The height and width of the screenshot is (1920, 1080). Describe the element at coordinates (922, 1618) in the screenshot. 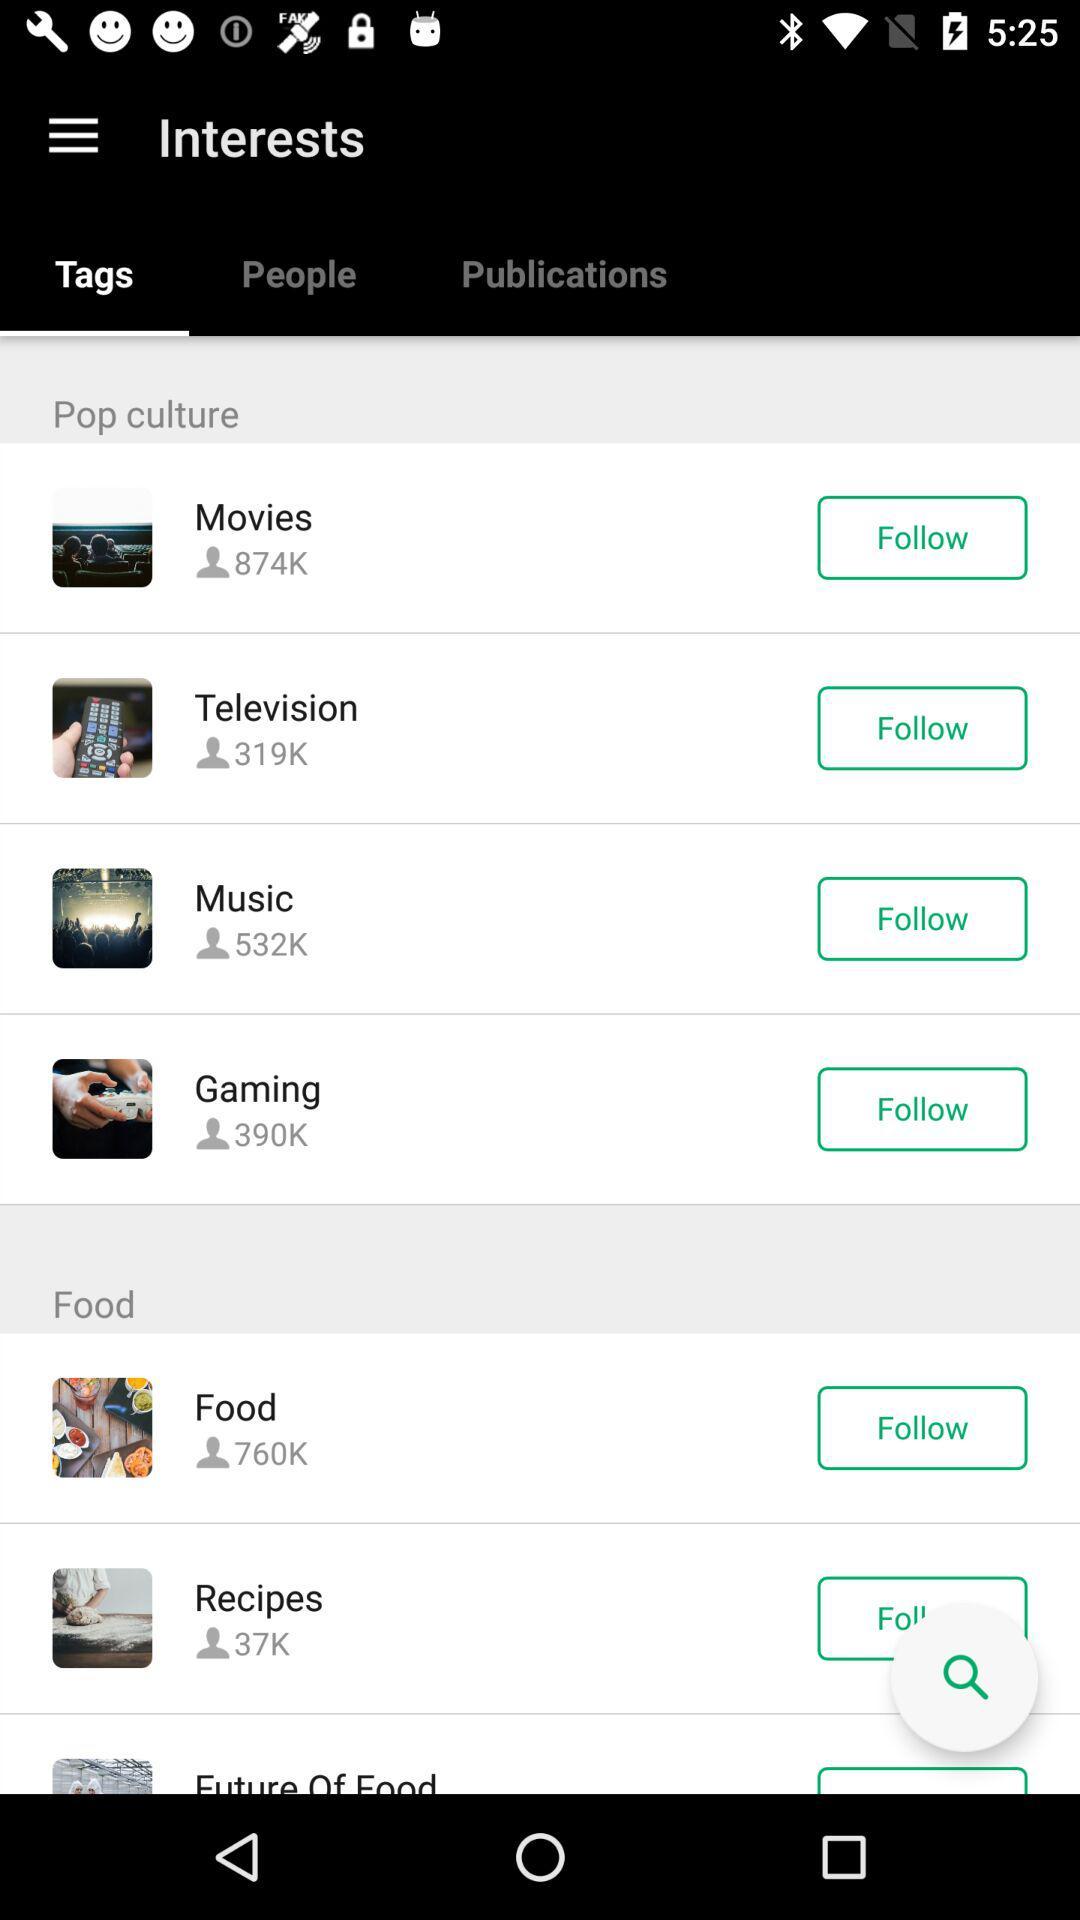

I see `the follow button which is next to recipes` at that location.